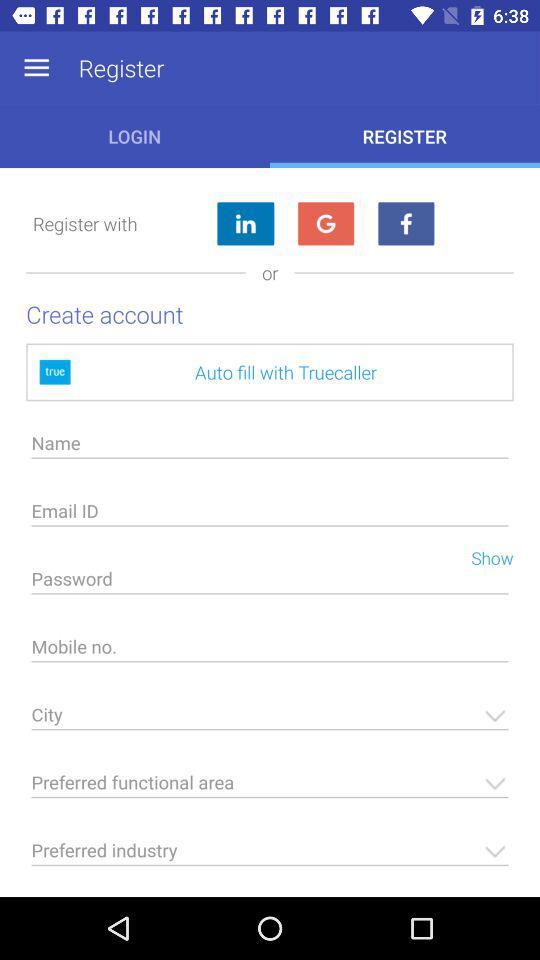 This screenshot has height=960, width=540. I want to click on show item, so click(483, 556).